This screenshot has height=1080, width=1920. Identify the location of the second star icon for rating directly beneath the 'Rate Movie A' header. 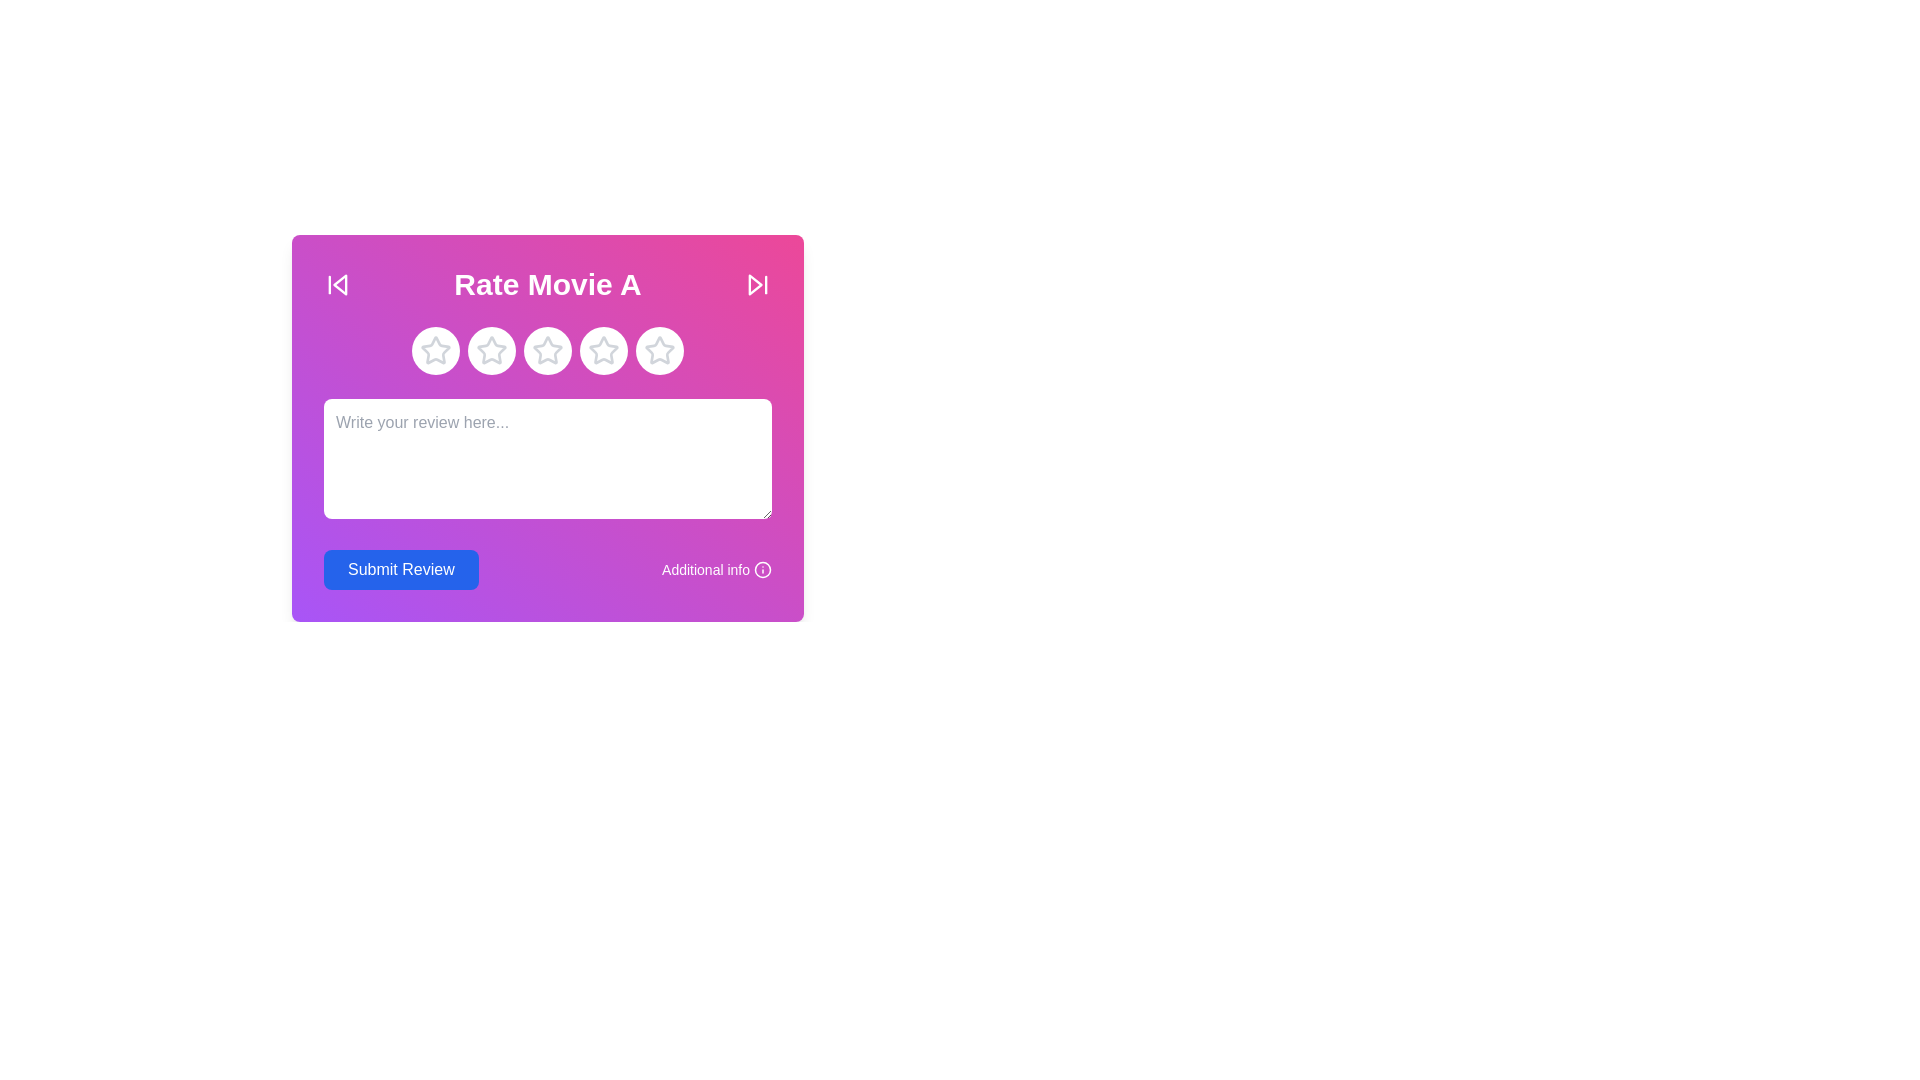
(491, 350).